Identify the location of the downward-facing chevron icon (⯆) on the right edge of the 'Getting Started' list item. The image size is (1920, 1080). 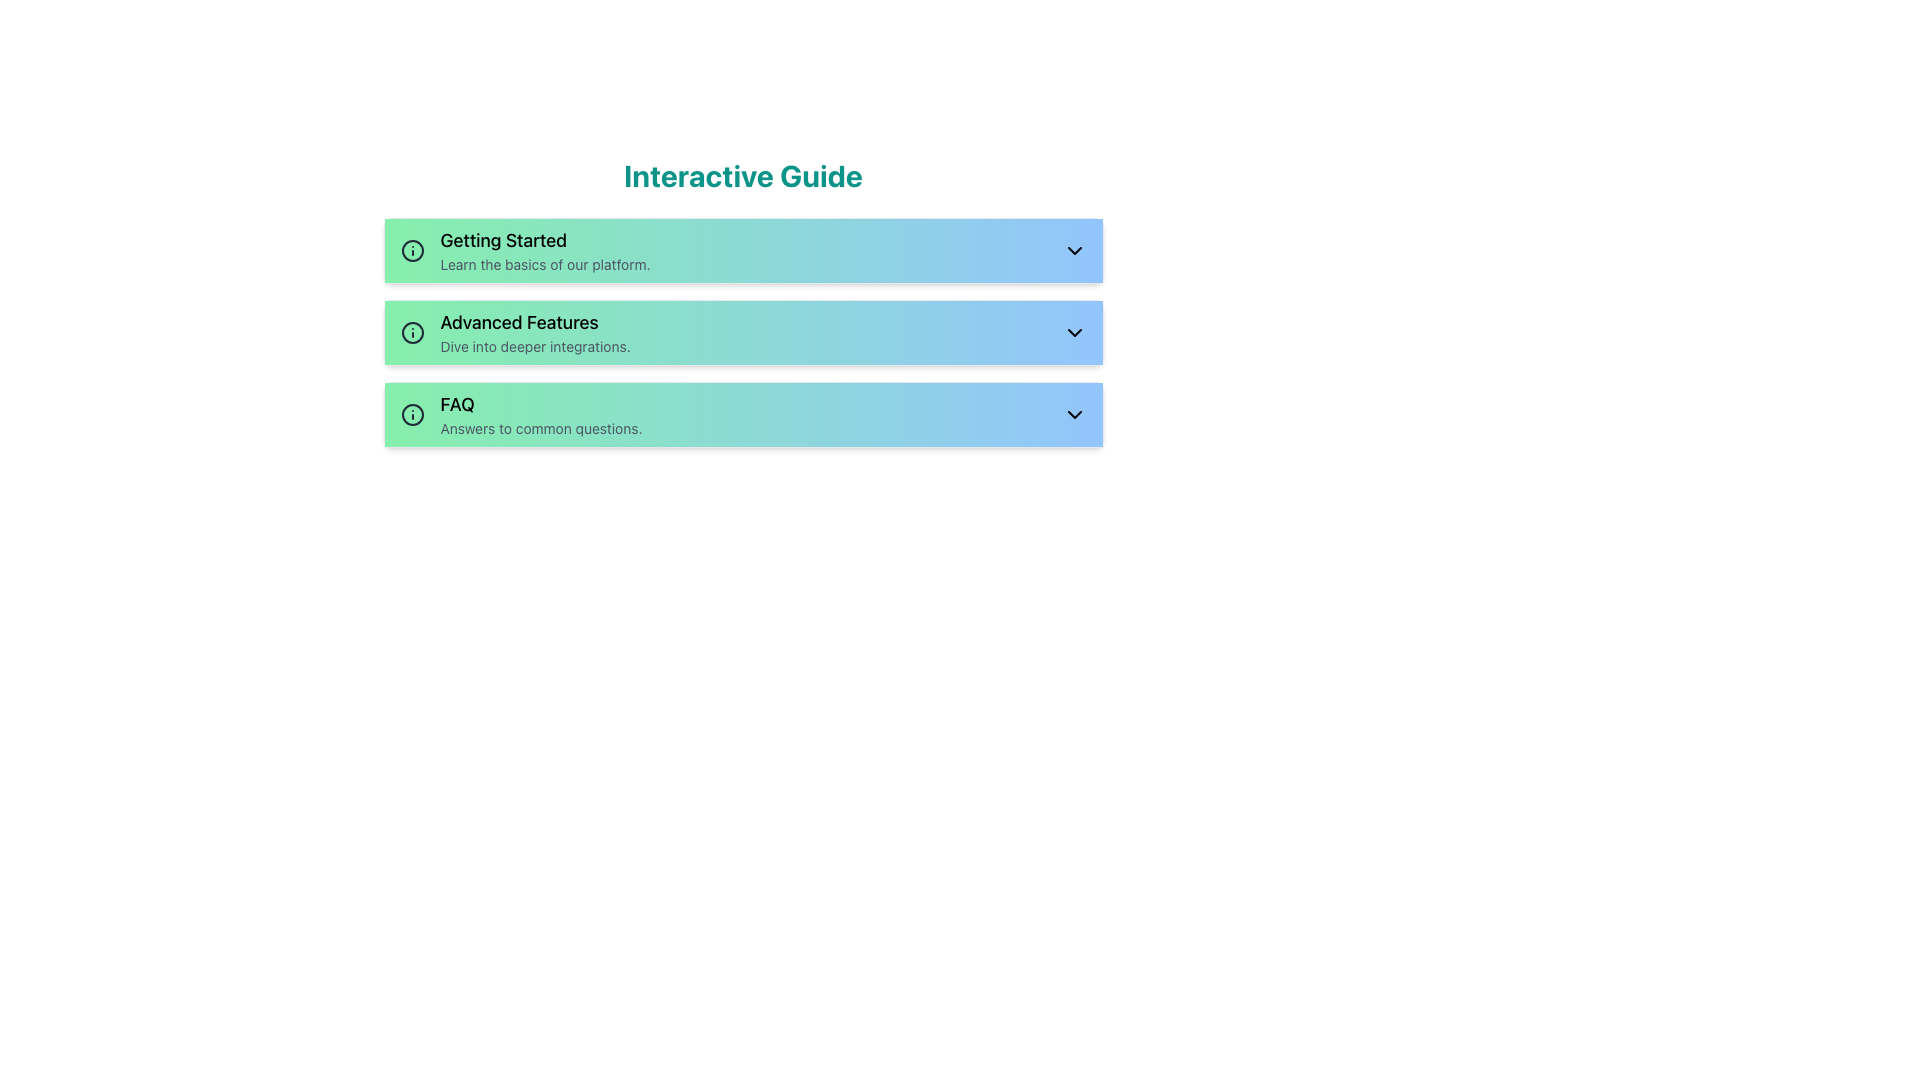
(1073, 249).